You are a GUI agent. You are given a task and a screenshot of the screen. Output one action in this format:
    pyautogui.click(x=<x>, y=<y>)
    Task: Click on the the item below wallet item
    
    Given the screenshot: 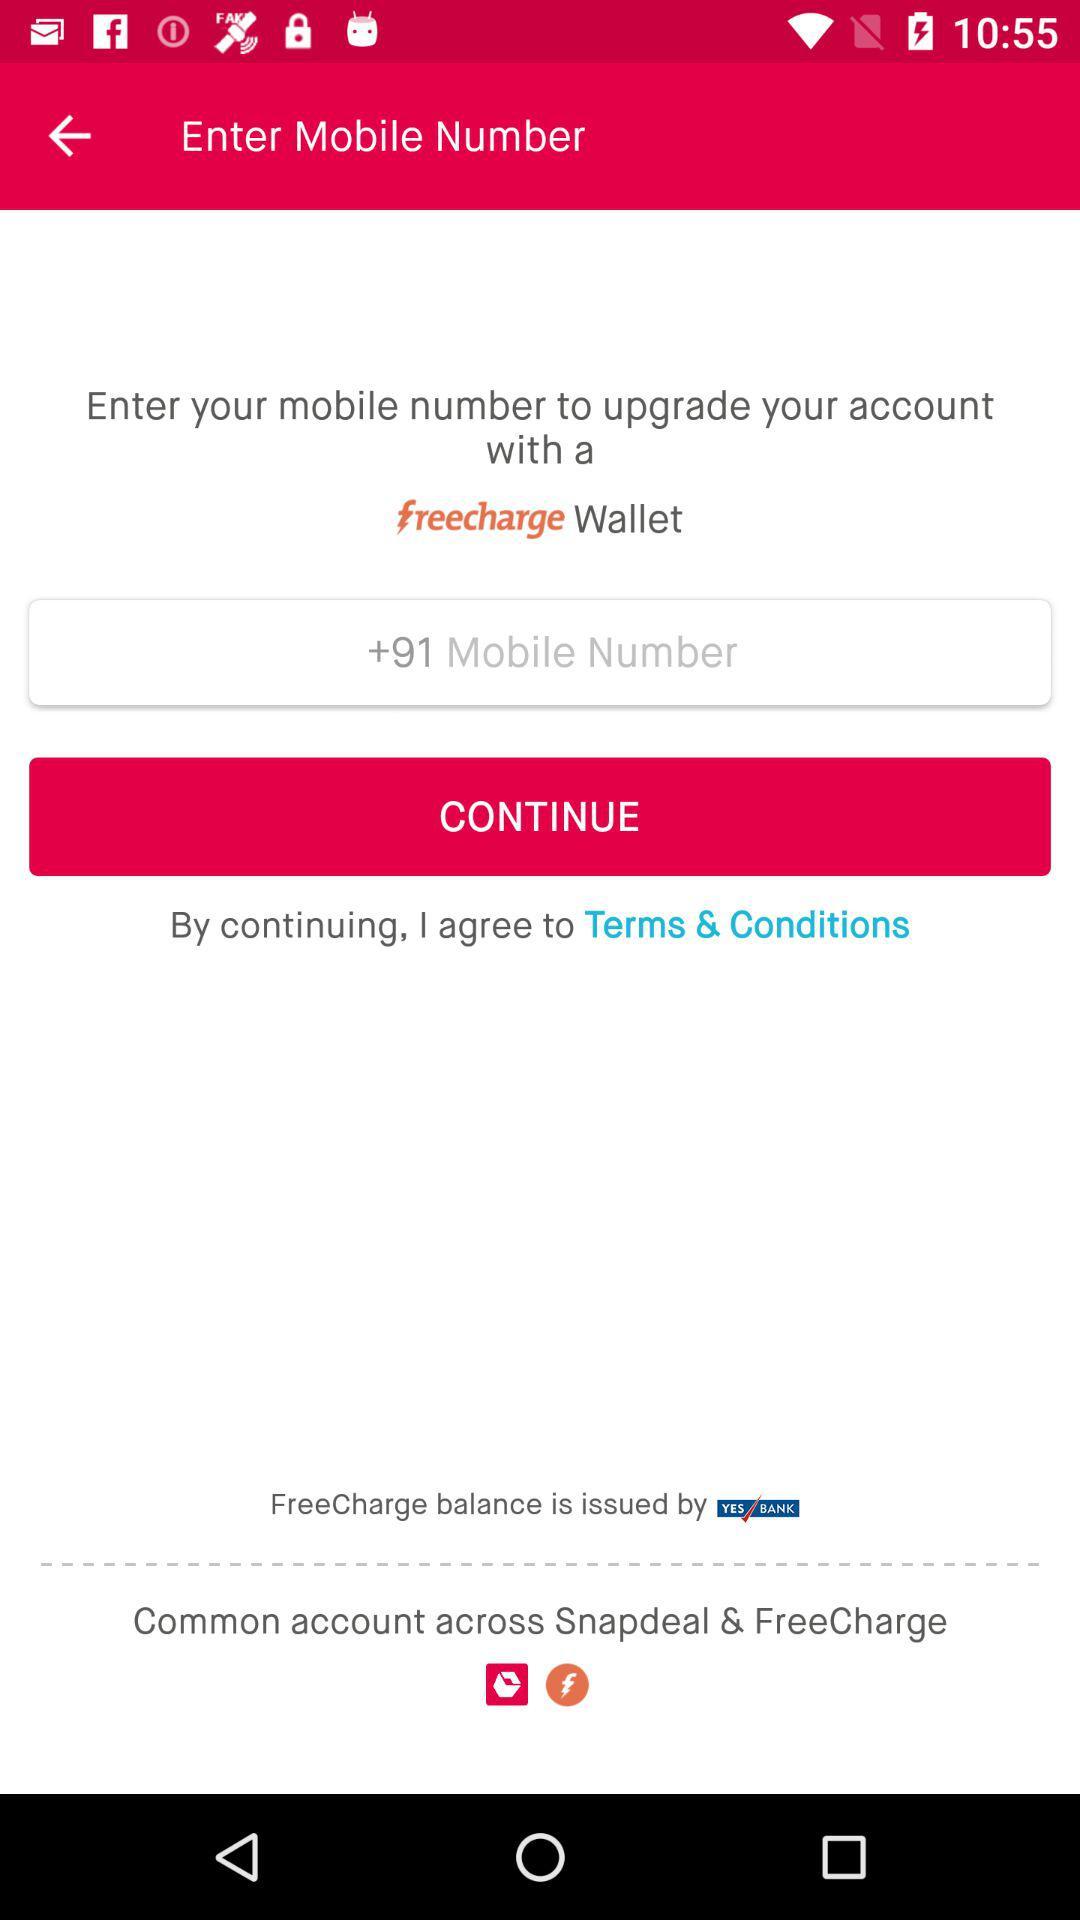 What is the action you would take?
    pyautogui.click(x=393, y=652)
    